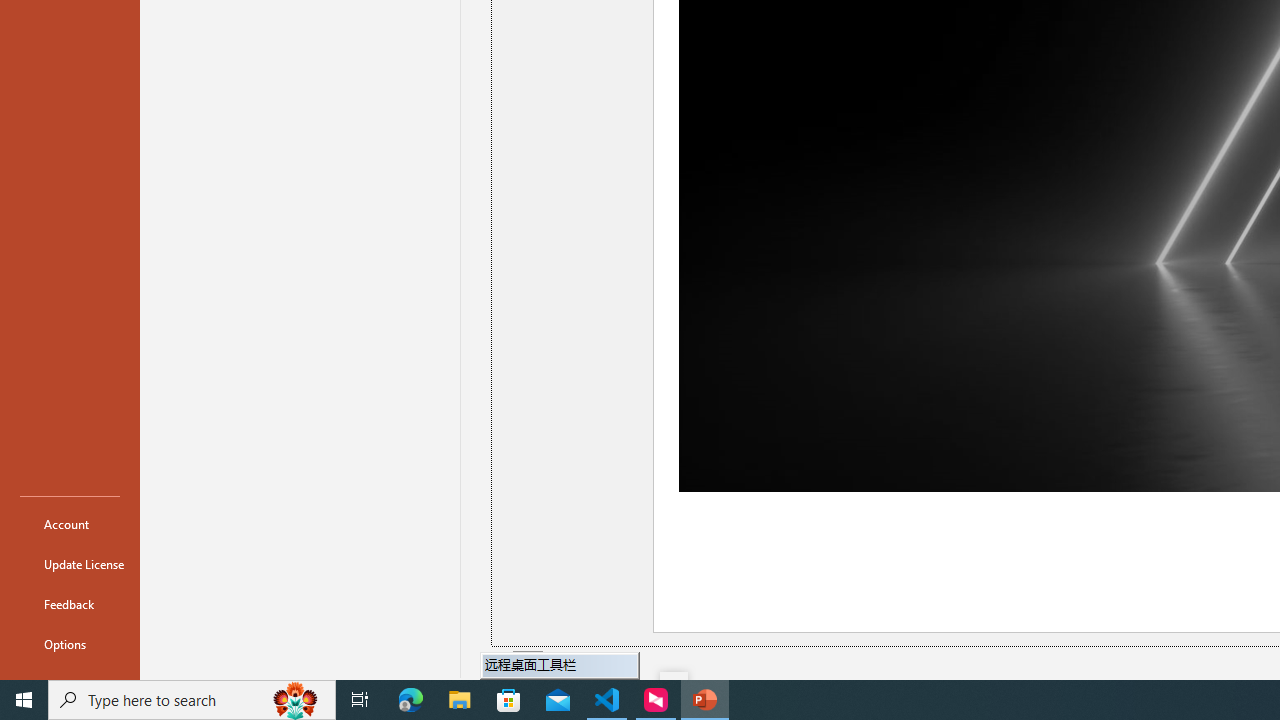  I want to click on 'Options', so click(69, 644).